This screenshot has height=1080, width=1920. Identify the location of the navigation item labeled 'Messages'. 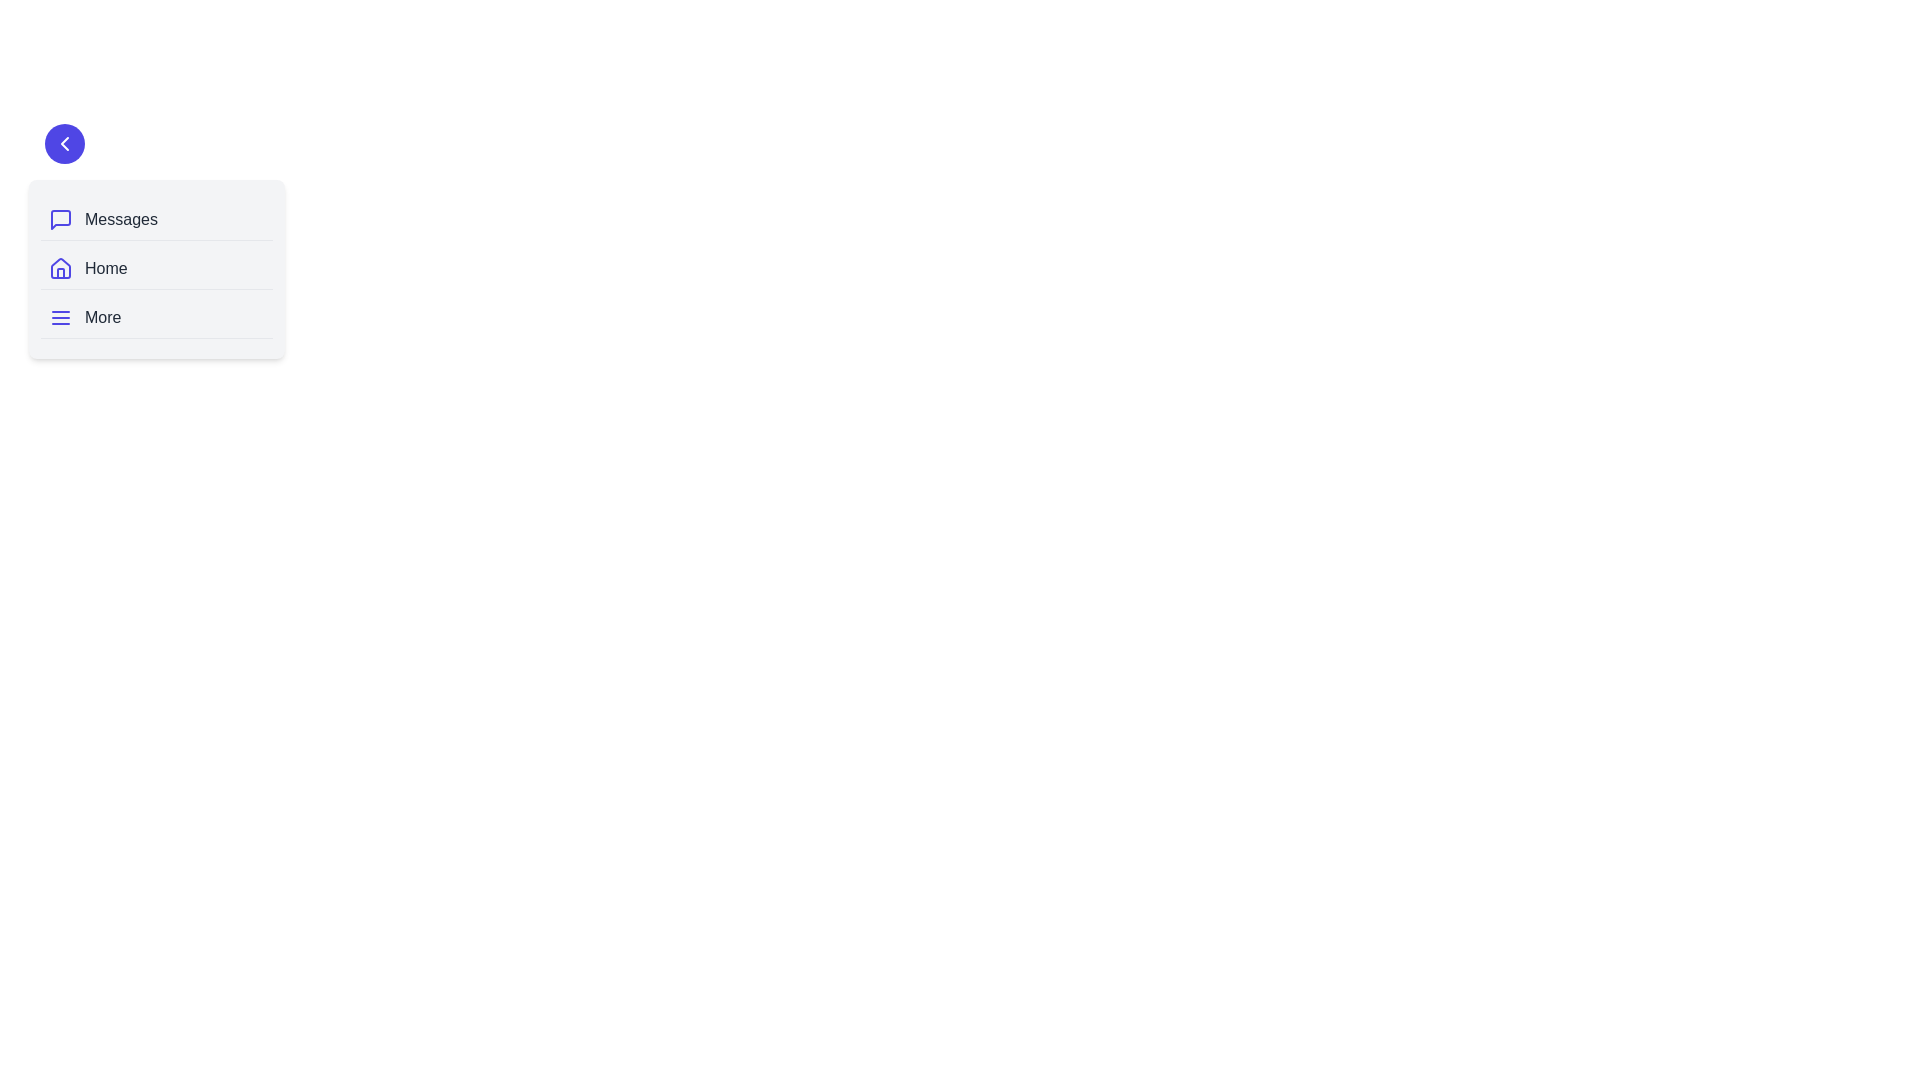
(156, 220).